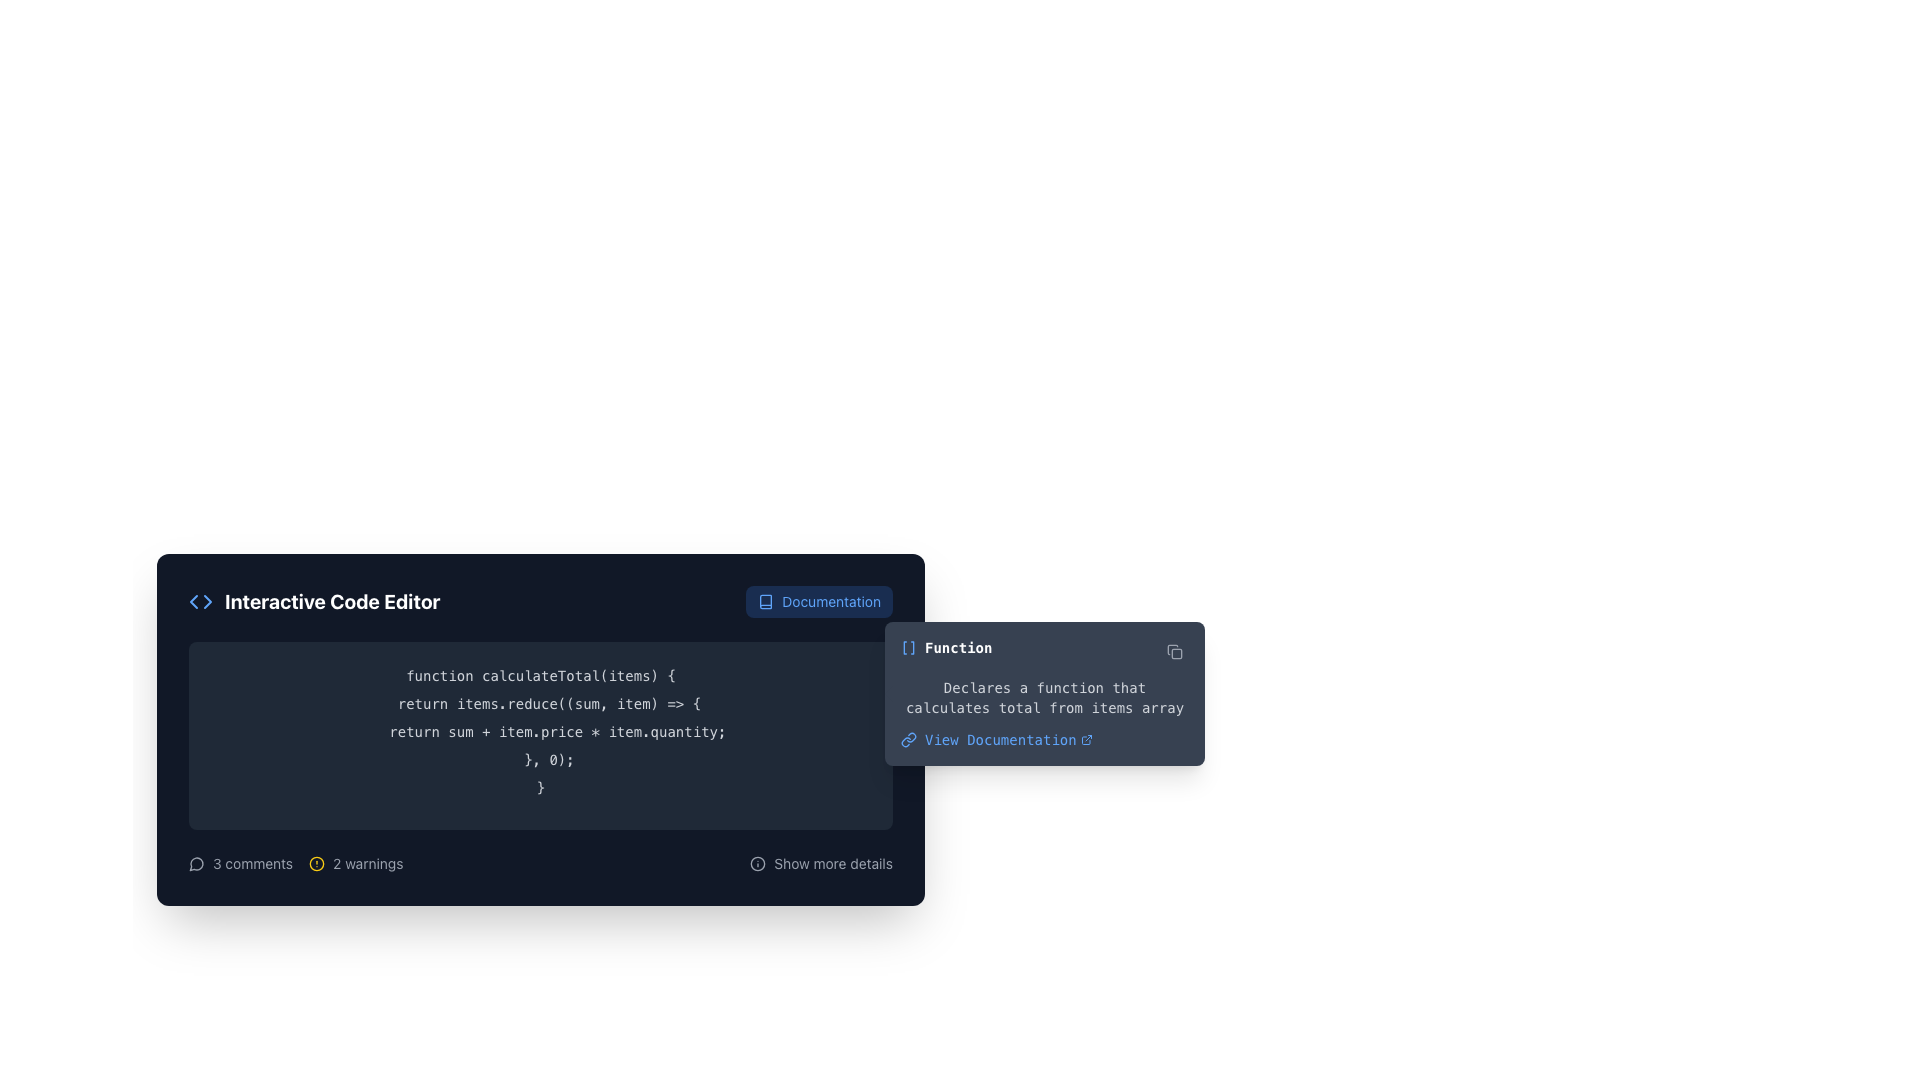 The width and height of the screenshot is (1920, 1080). Describe the element at coordinates (907, 740) in the screenshot. I see `the hyperlink icon (SVG graphic) which is positioned to the left and slightly above the 'View Documentation' text link` at that location.